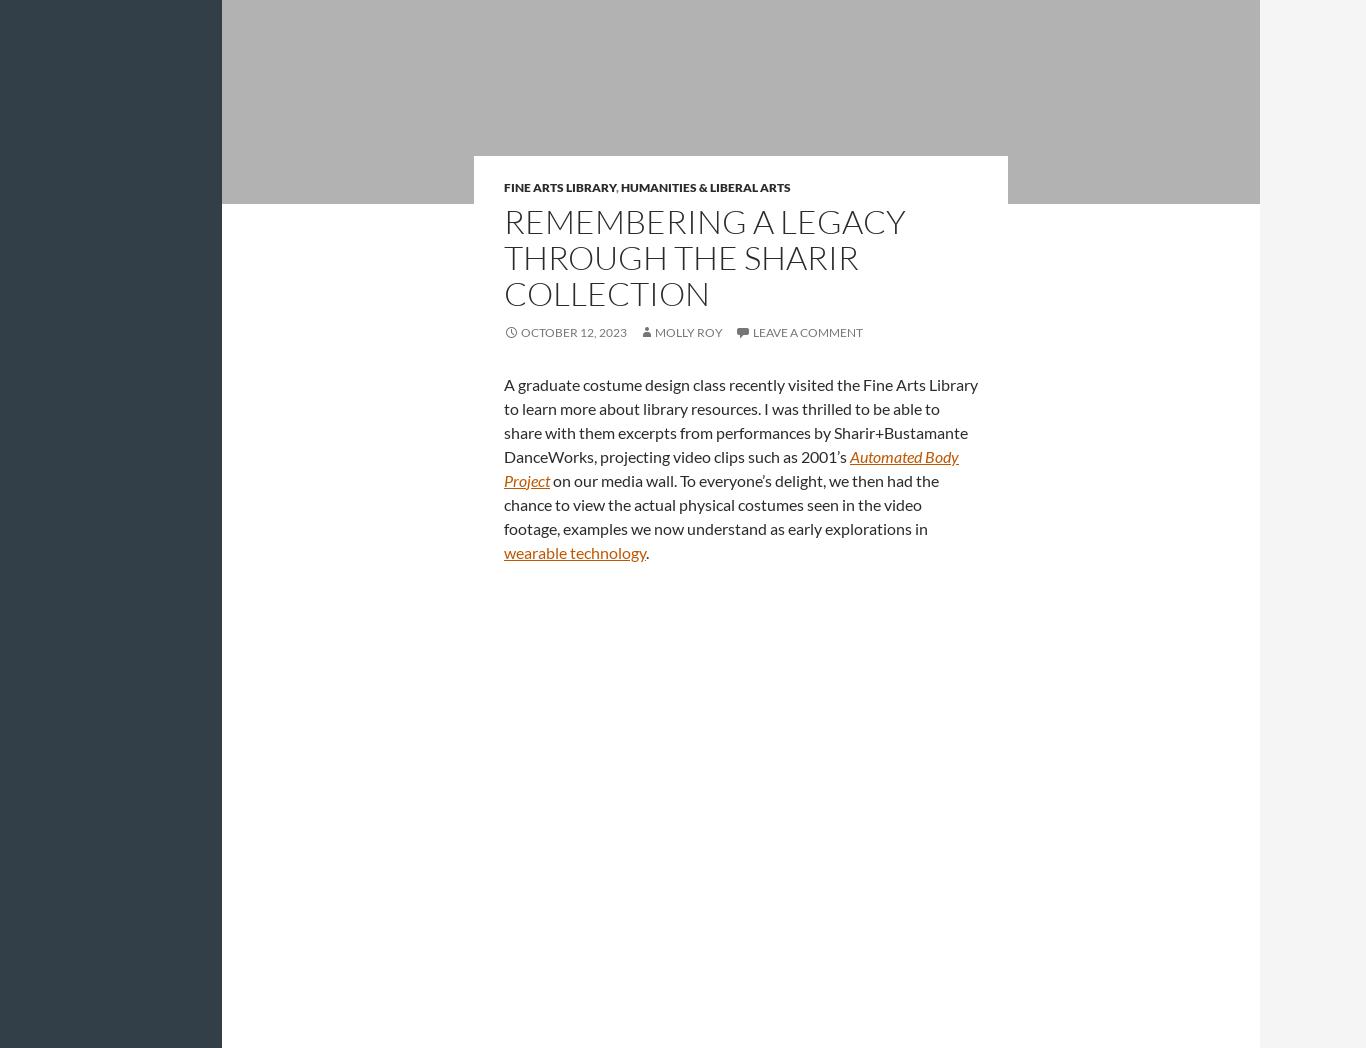 Image resolution: width=1366 pixels, height=1048 pixels. Describe the element at coordinates (560, 185) in the screenshot. I see `'Fine Arts Library'` at that location.